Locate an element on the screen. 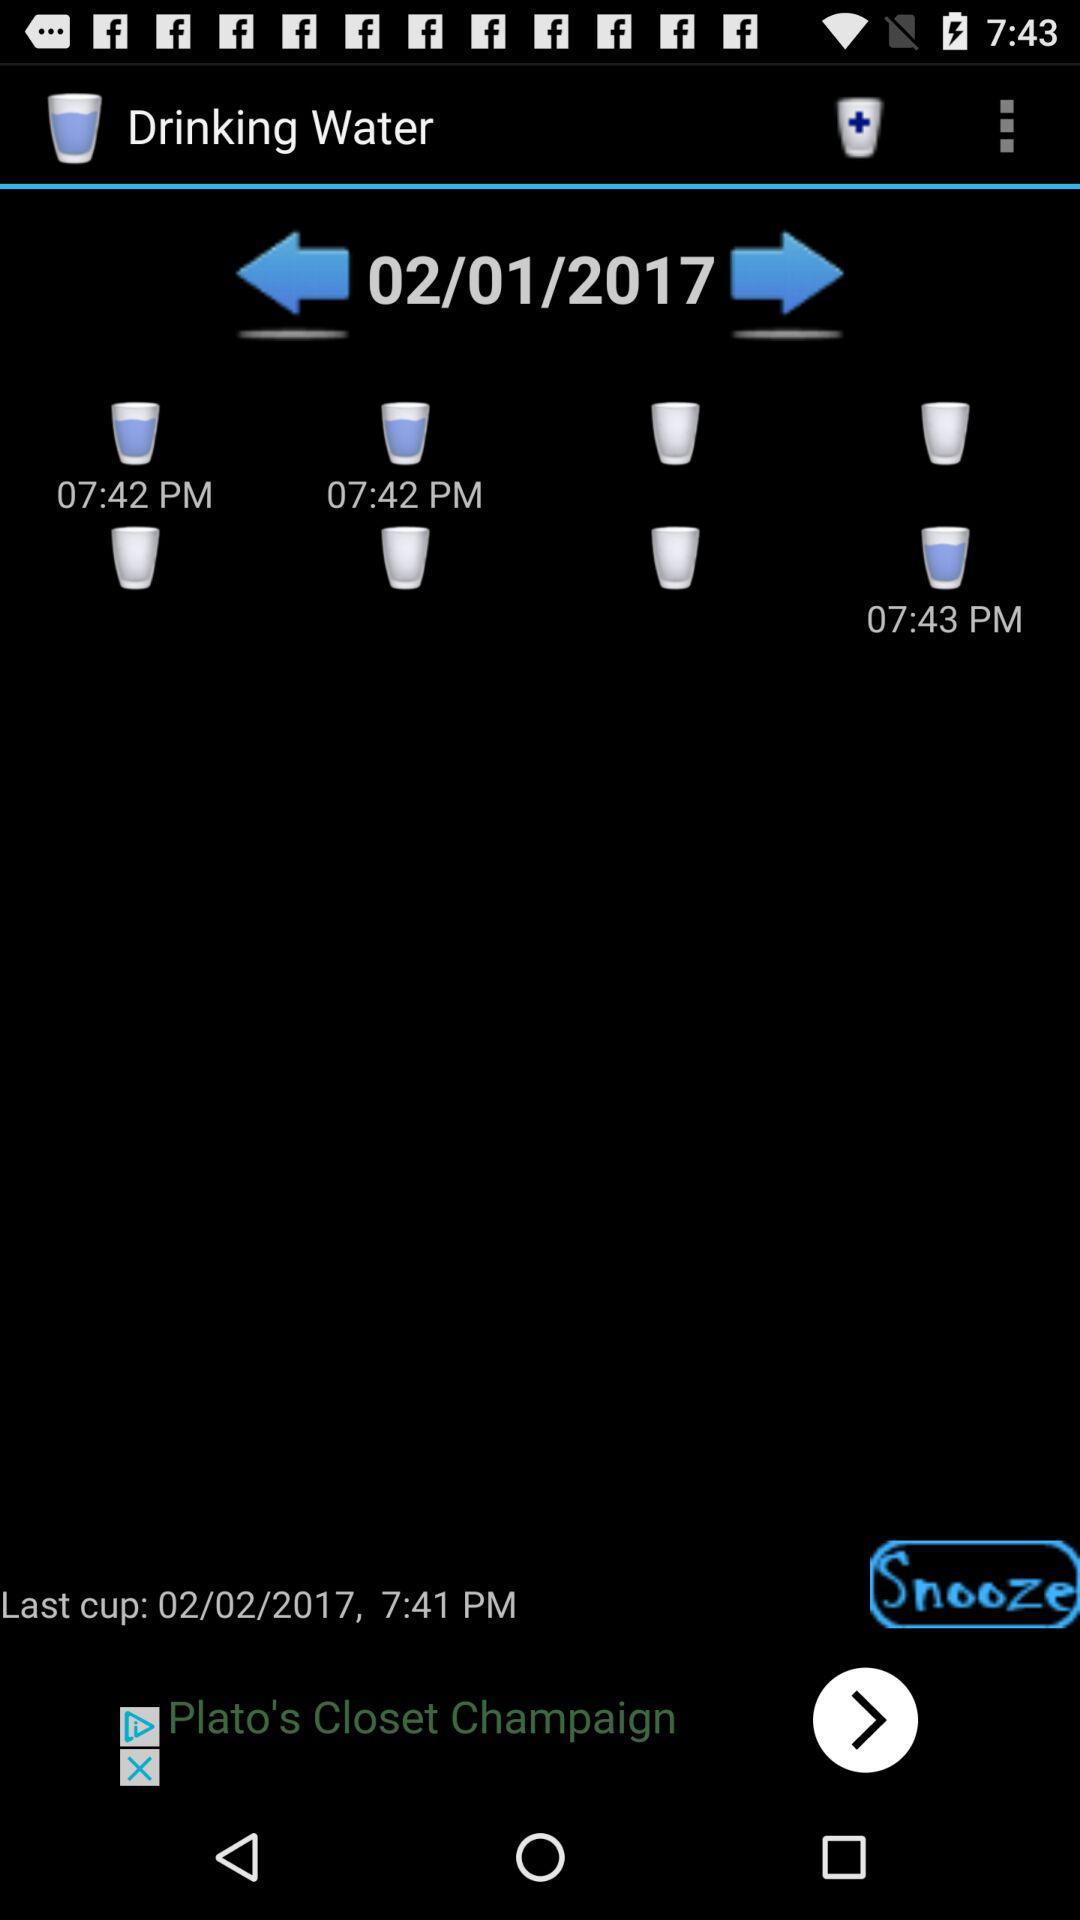  goes to previous day is located at coordinates (292, 277).